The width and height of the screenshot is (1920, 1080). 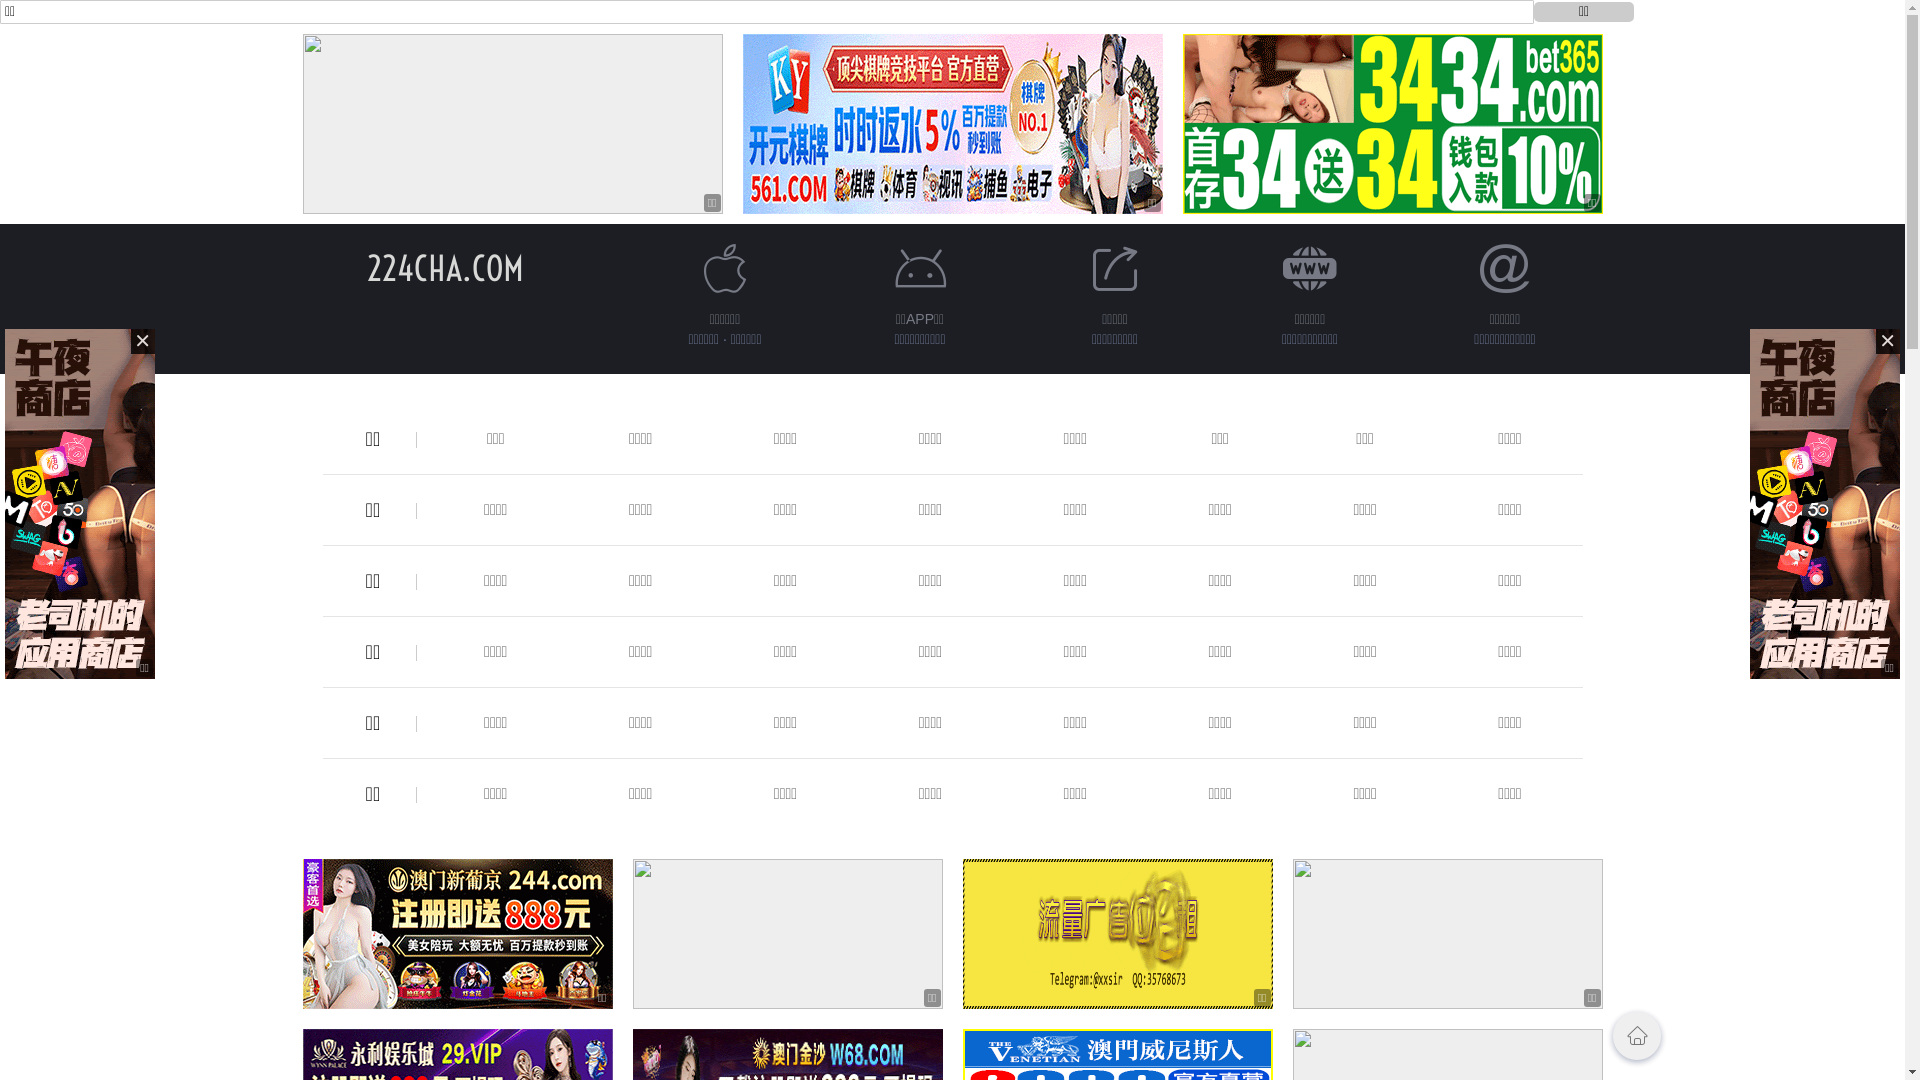 What do you see at coordinates (444, 267) in the screenshot?
I see `'224CHA.COM'` at bounding box center [444, 267].